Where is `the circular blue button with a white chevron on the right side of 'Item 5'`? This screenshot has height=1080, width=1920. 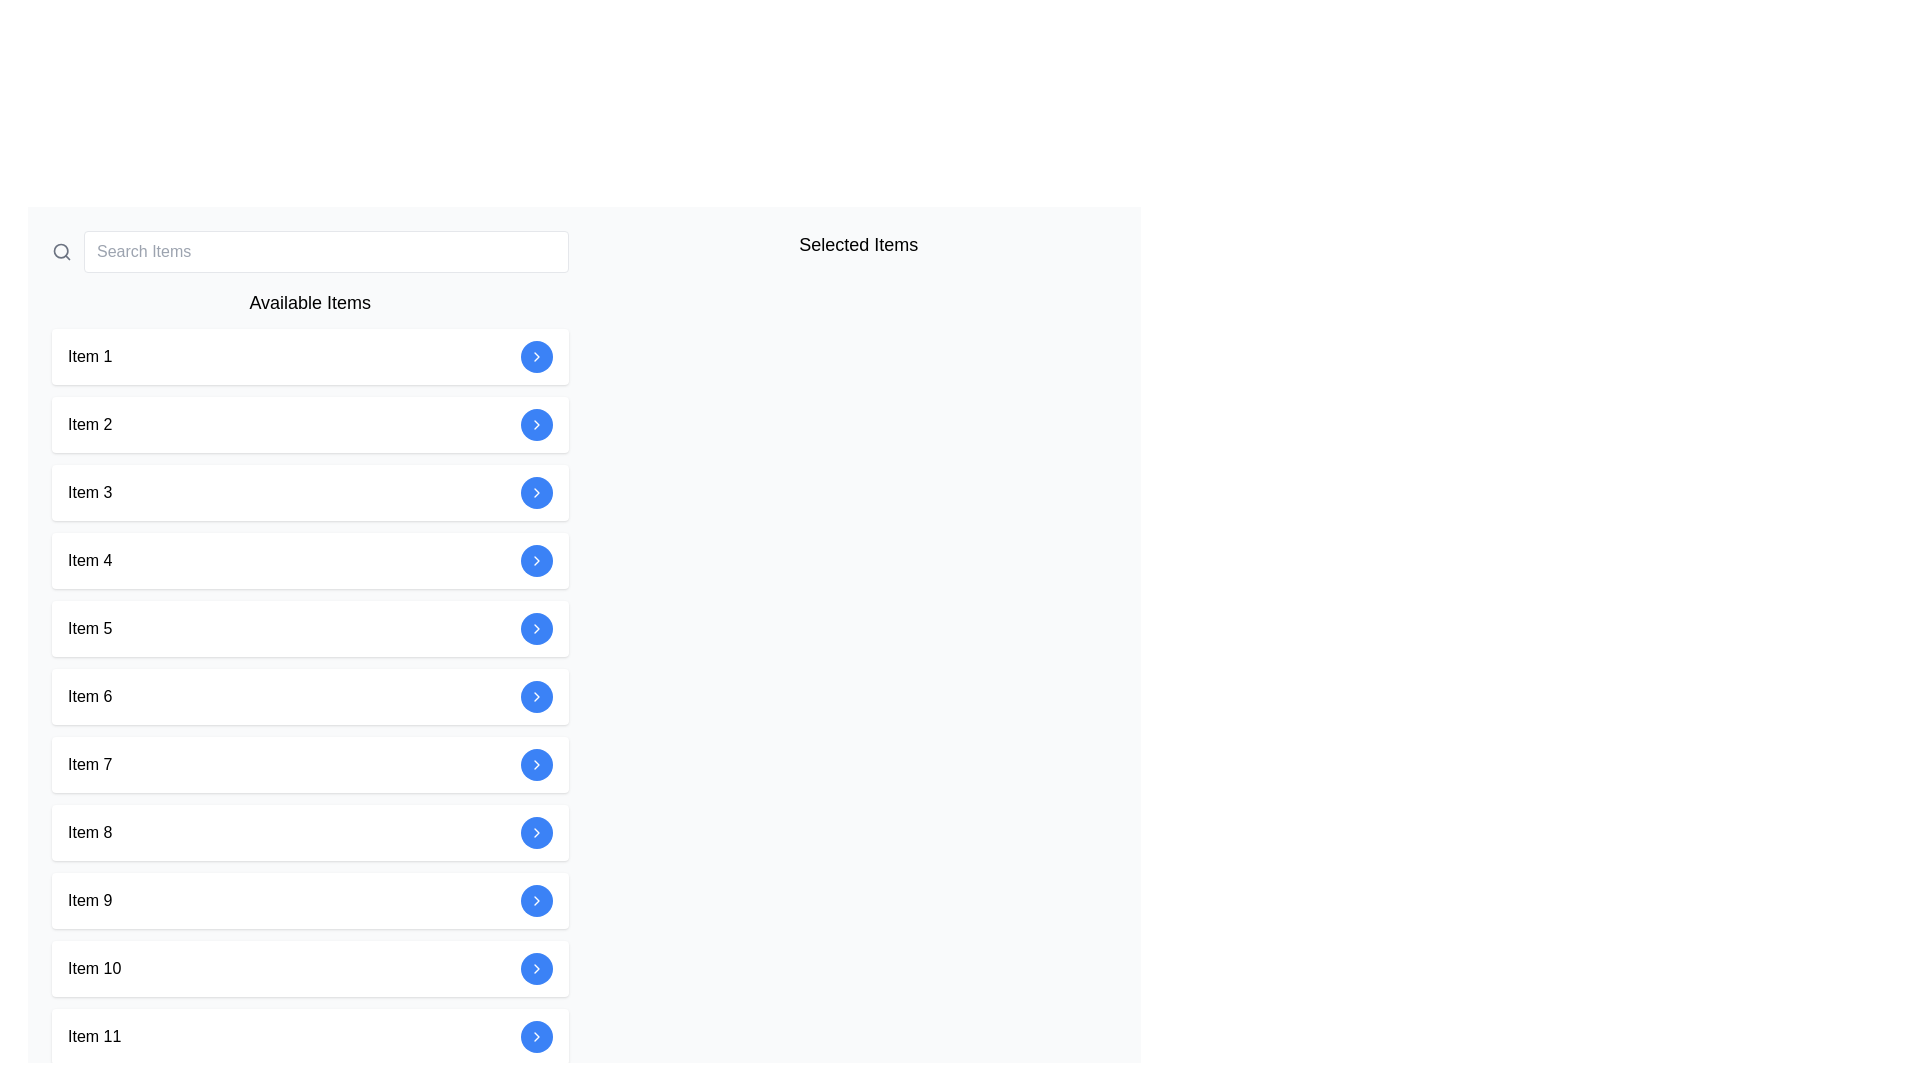 the circular blue button with a white chevron on the right side of 'Item 5' is located at coordinates (536, 627).